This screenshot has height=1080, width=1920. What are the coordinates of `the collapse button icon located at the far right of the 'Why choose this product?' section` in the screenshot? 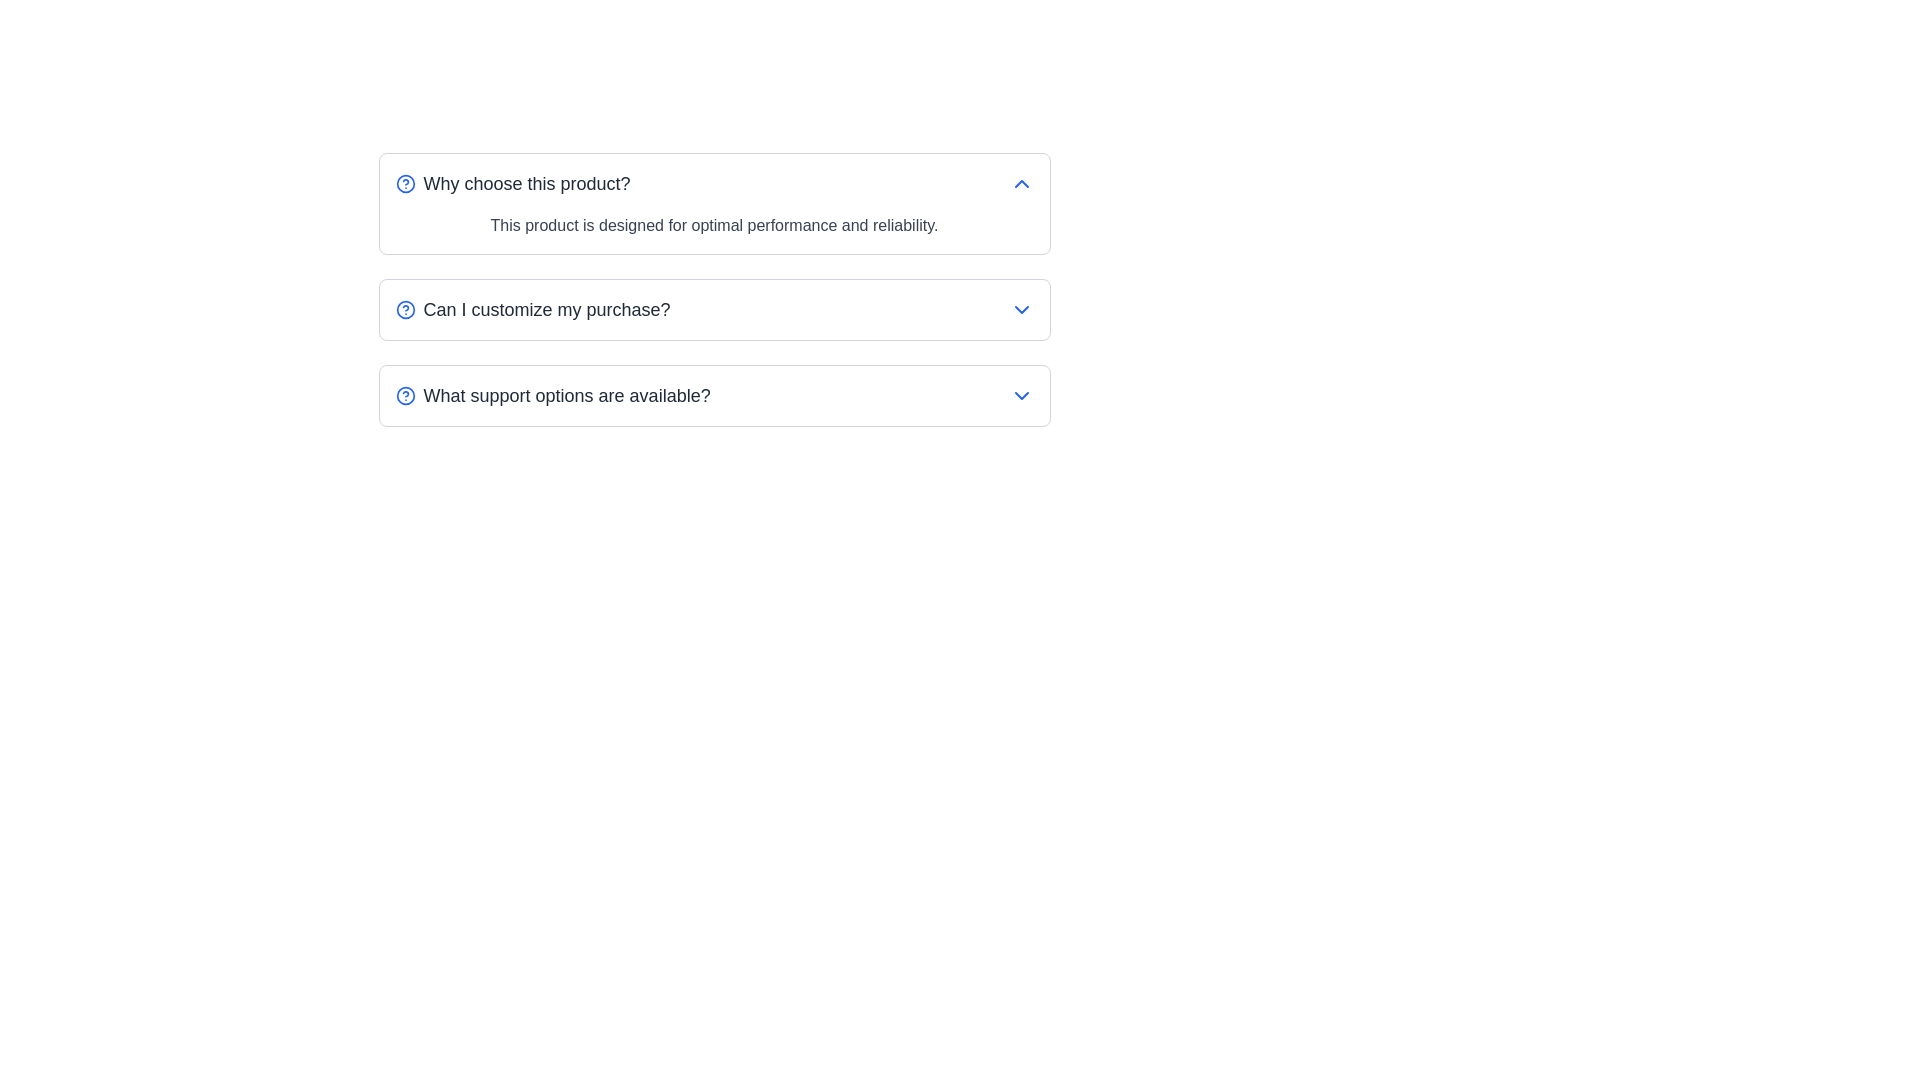 It's located at (1021, 184).